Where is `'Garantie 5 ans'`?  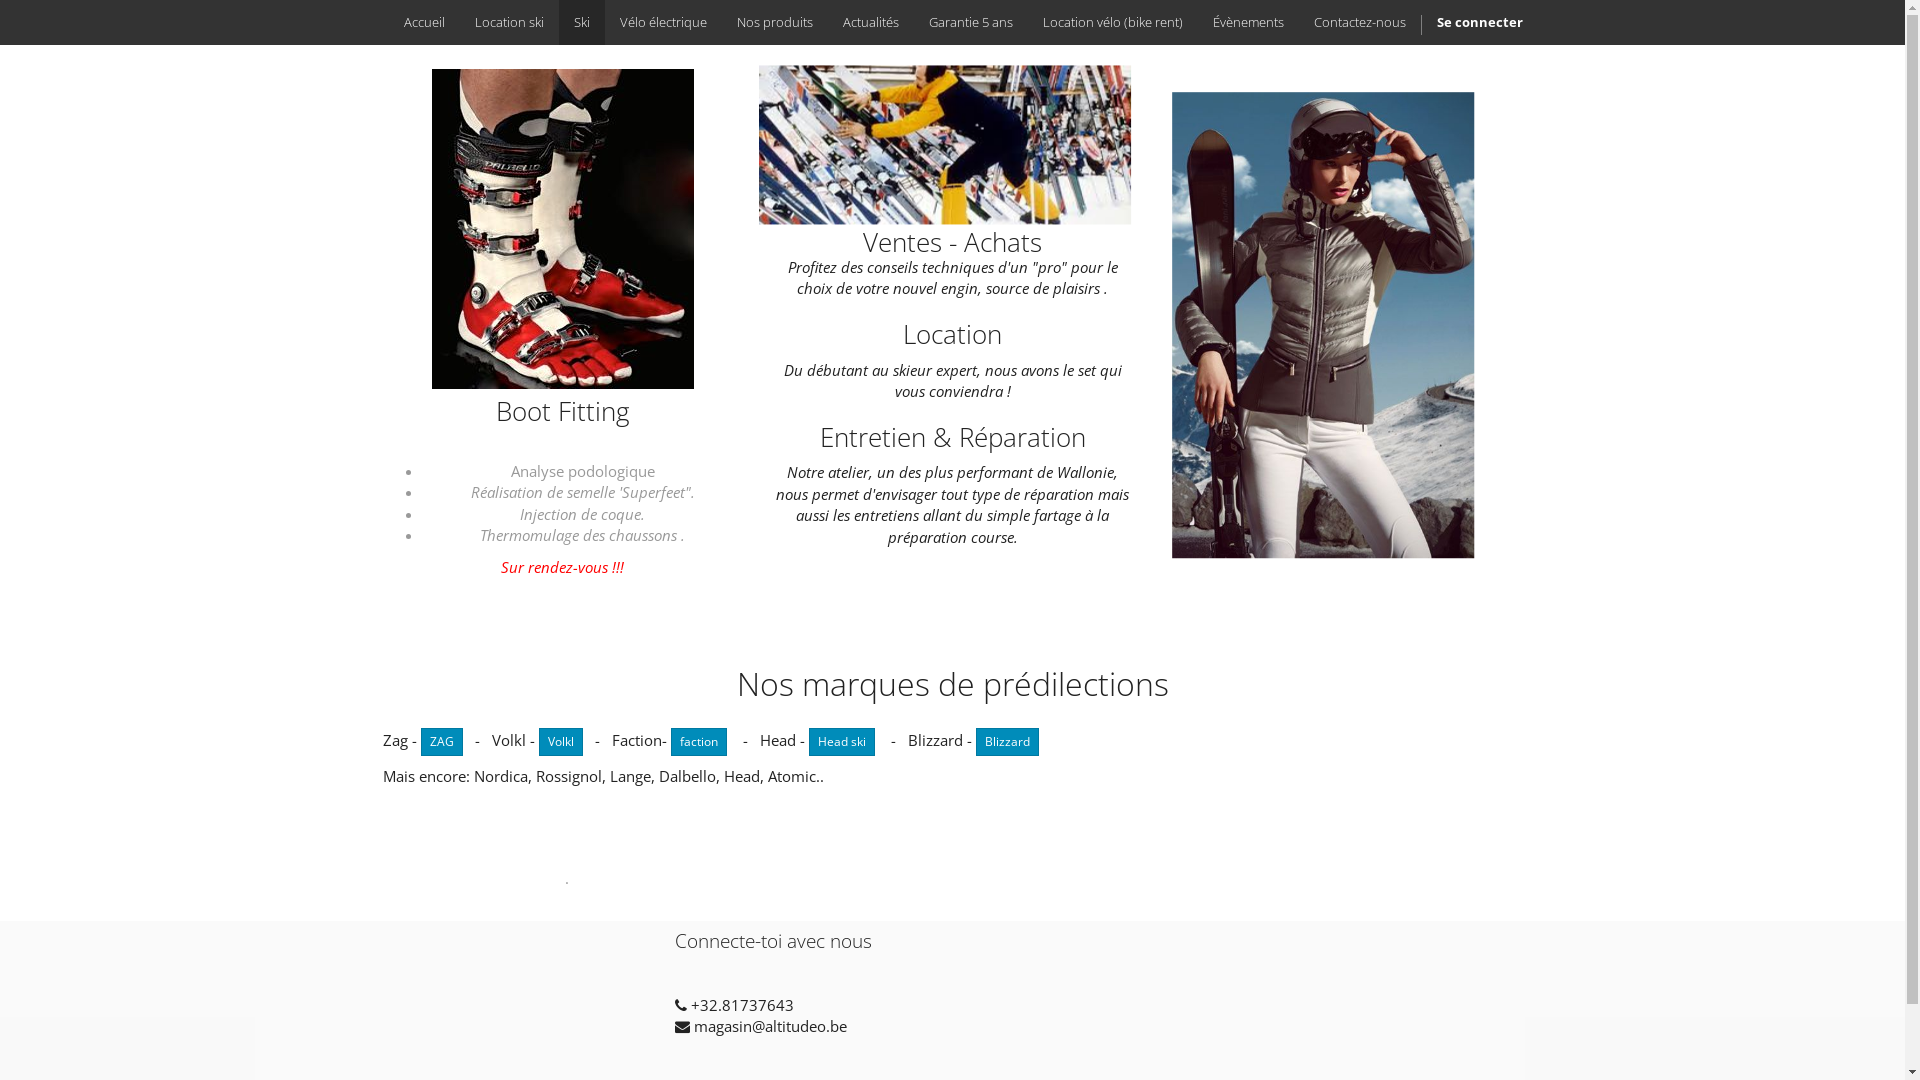
'Garantie 5 ans' is located at coordinates (912, 22).